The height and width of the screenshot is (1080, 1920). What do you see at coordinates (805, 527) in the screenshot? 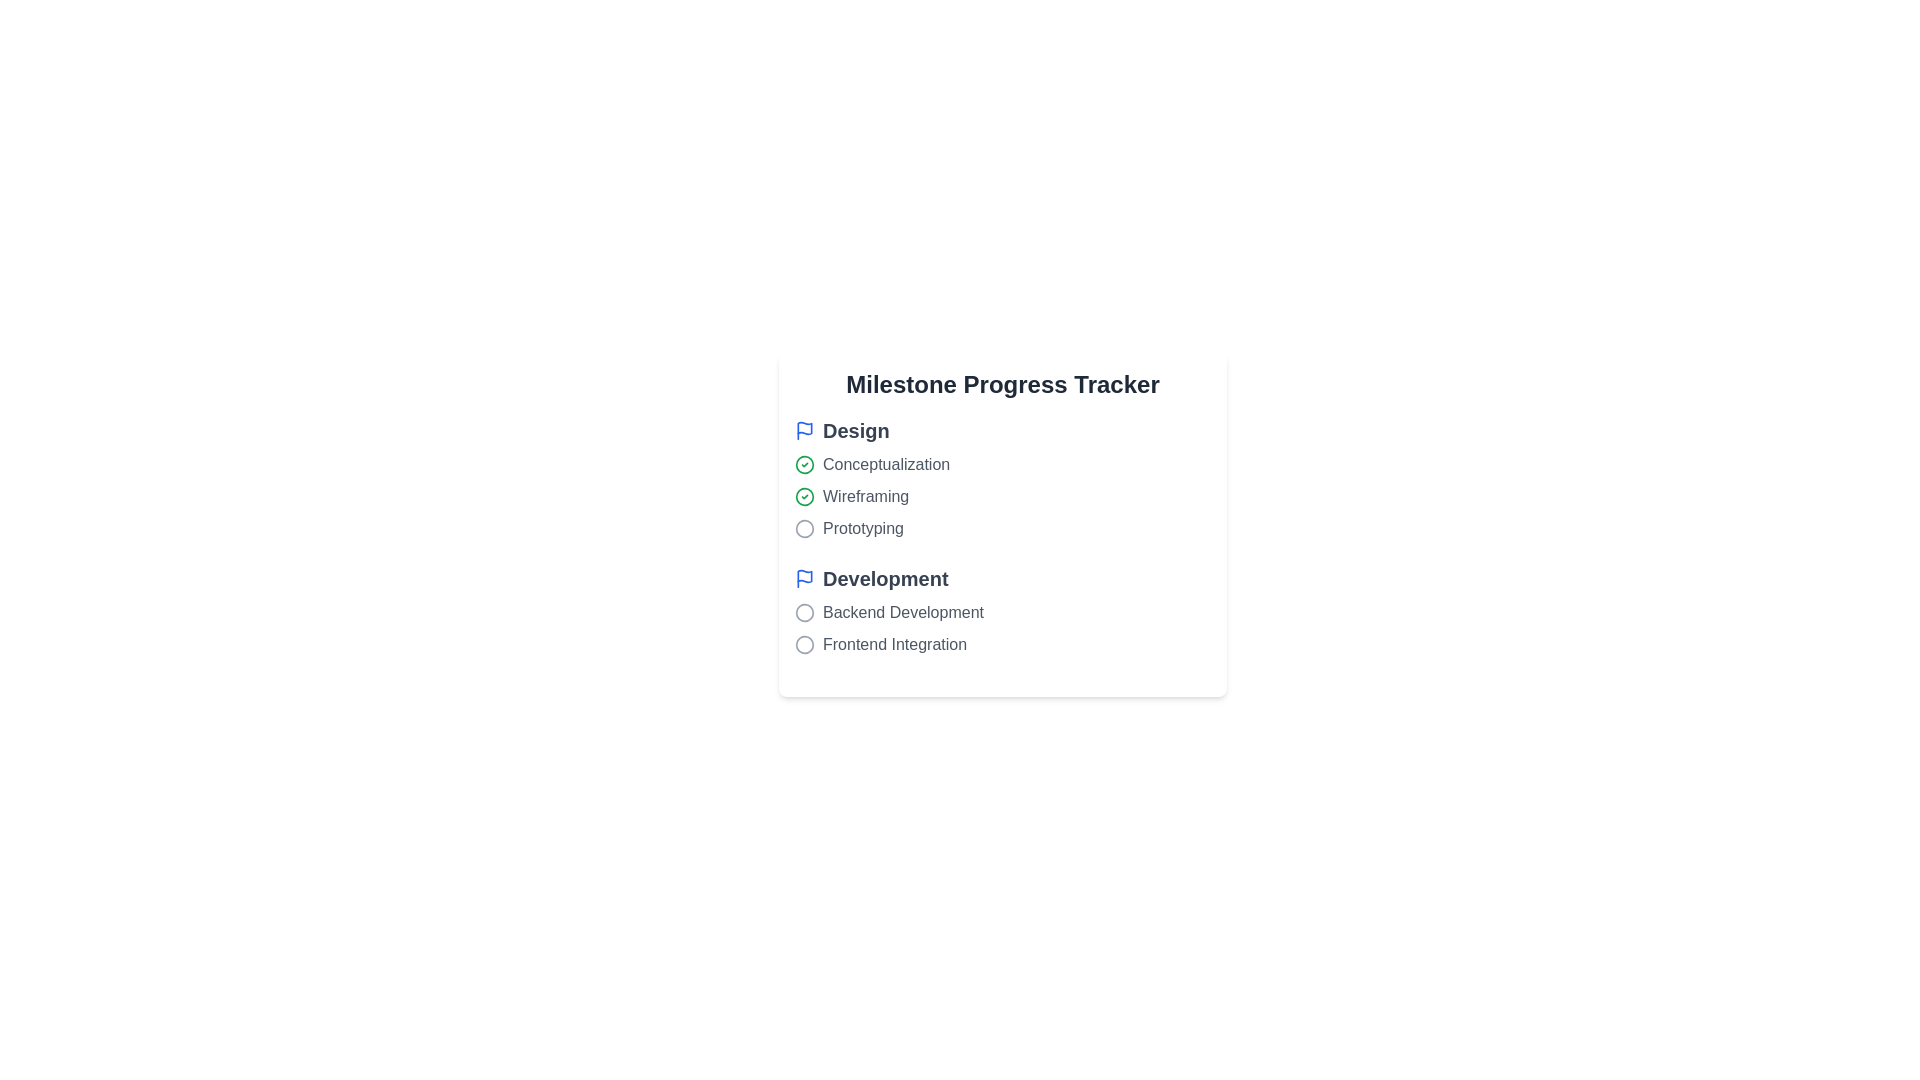
I see `the circular outline icon next to the 'Prototyping' text` at bounding box center [805, 527].